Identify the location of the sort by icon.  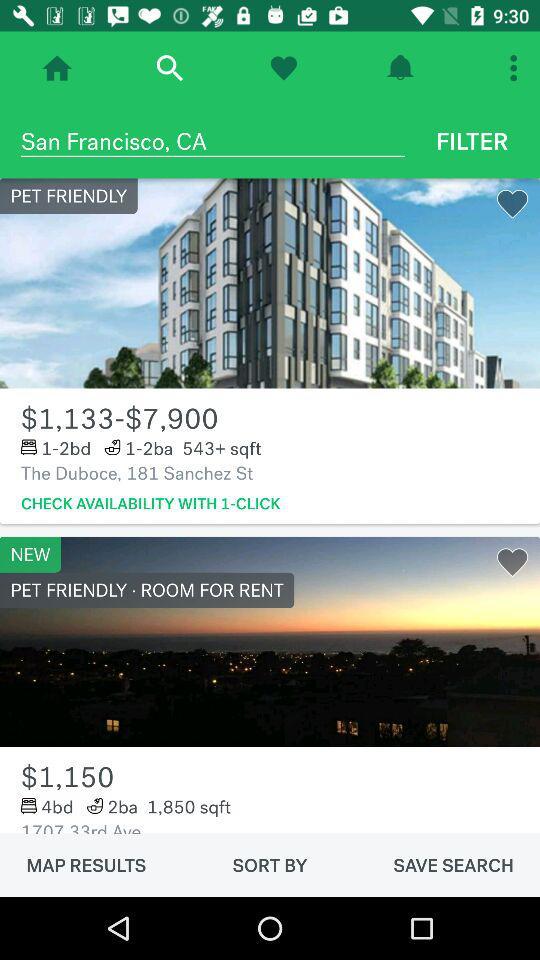
(270, 864).